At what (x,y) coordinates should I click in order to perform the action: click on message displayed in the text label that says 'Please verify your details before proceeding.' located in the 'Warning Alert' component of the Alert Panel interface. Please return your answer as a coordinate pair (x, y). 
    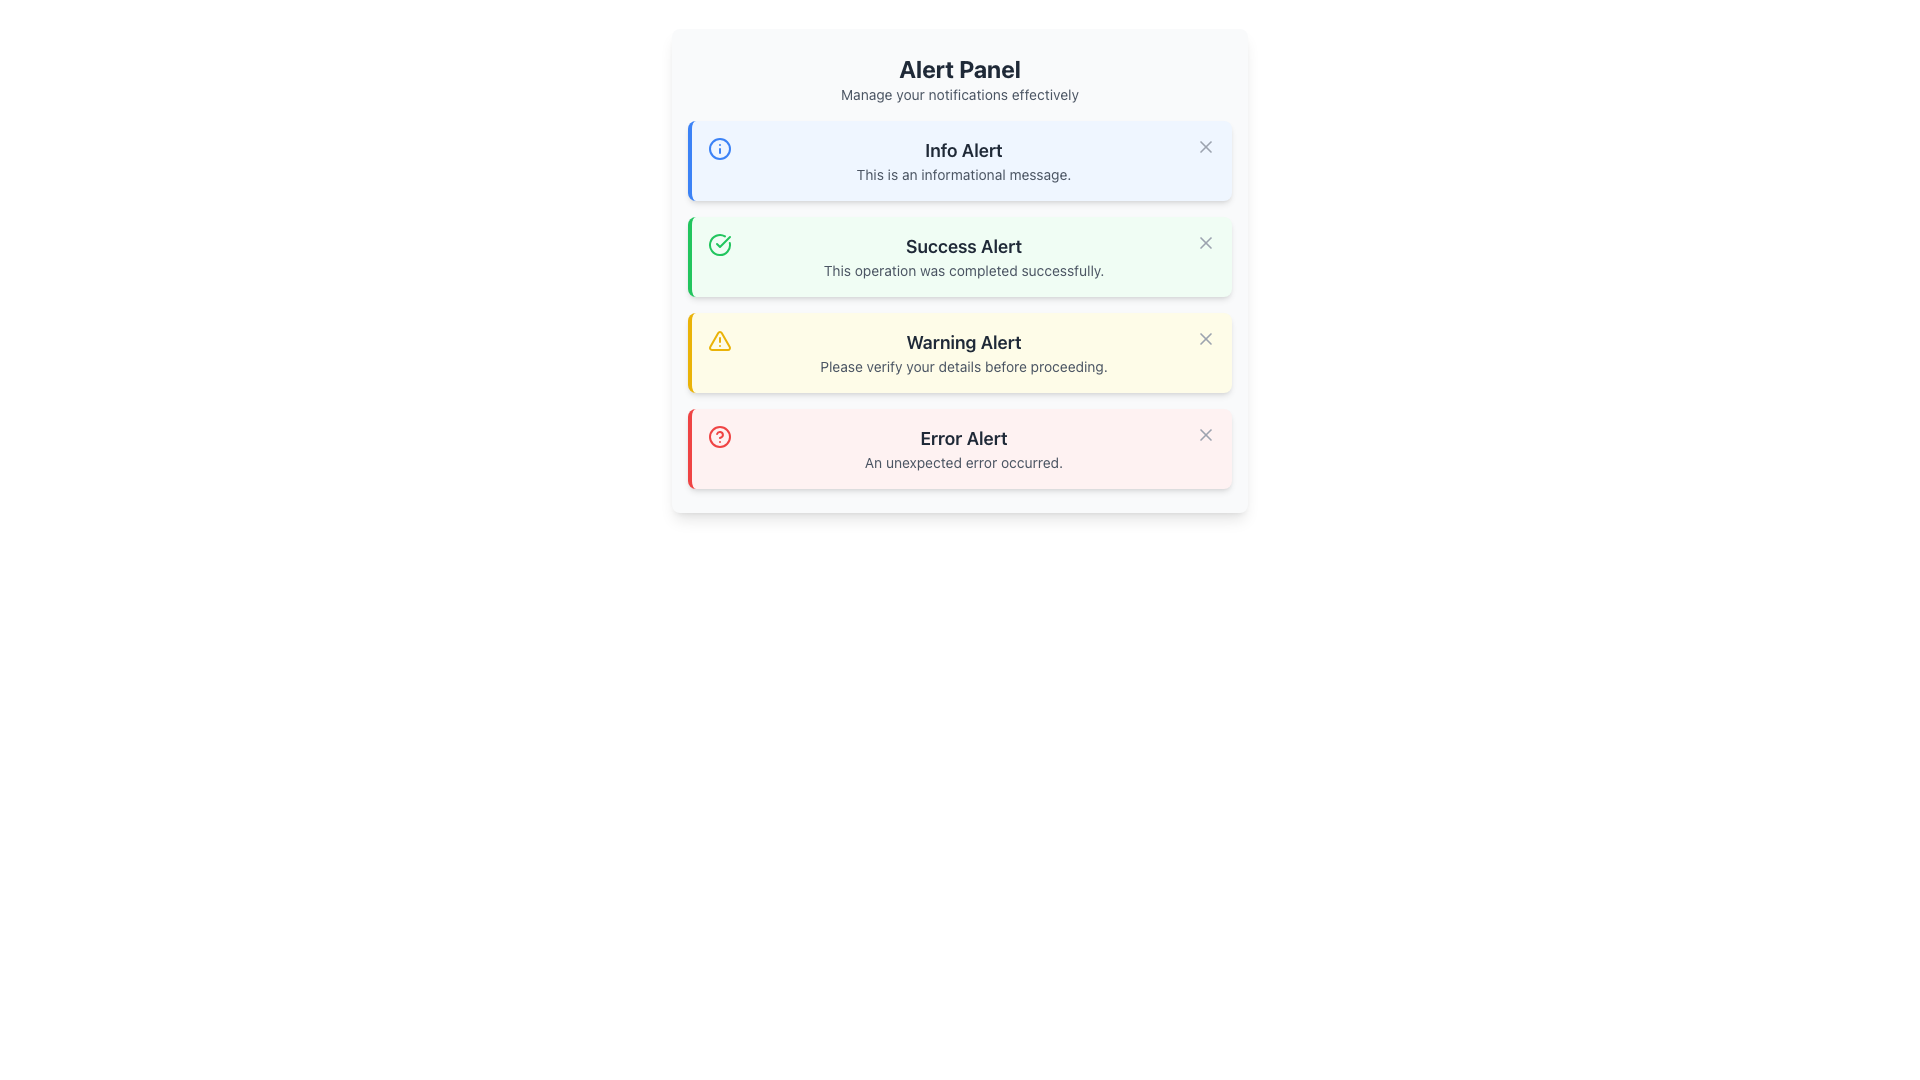
    Looking at the image, I should click on (964, 366).